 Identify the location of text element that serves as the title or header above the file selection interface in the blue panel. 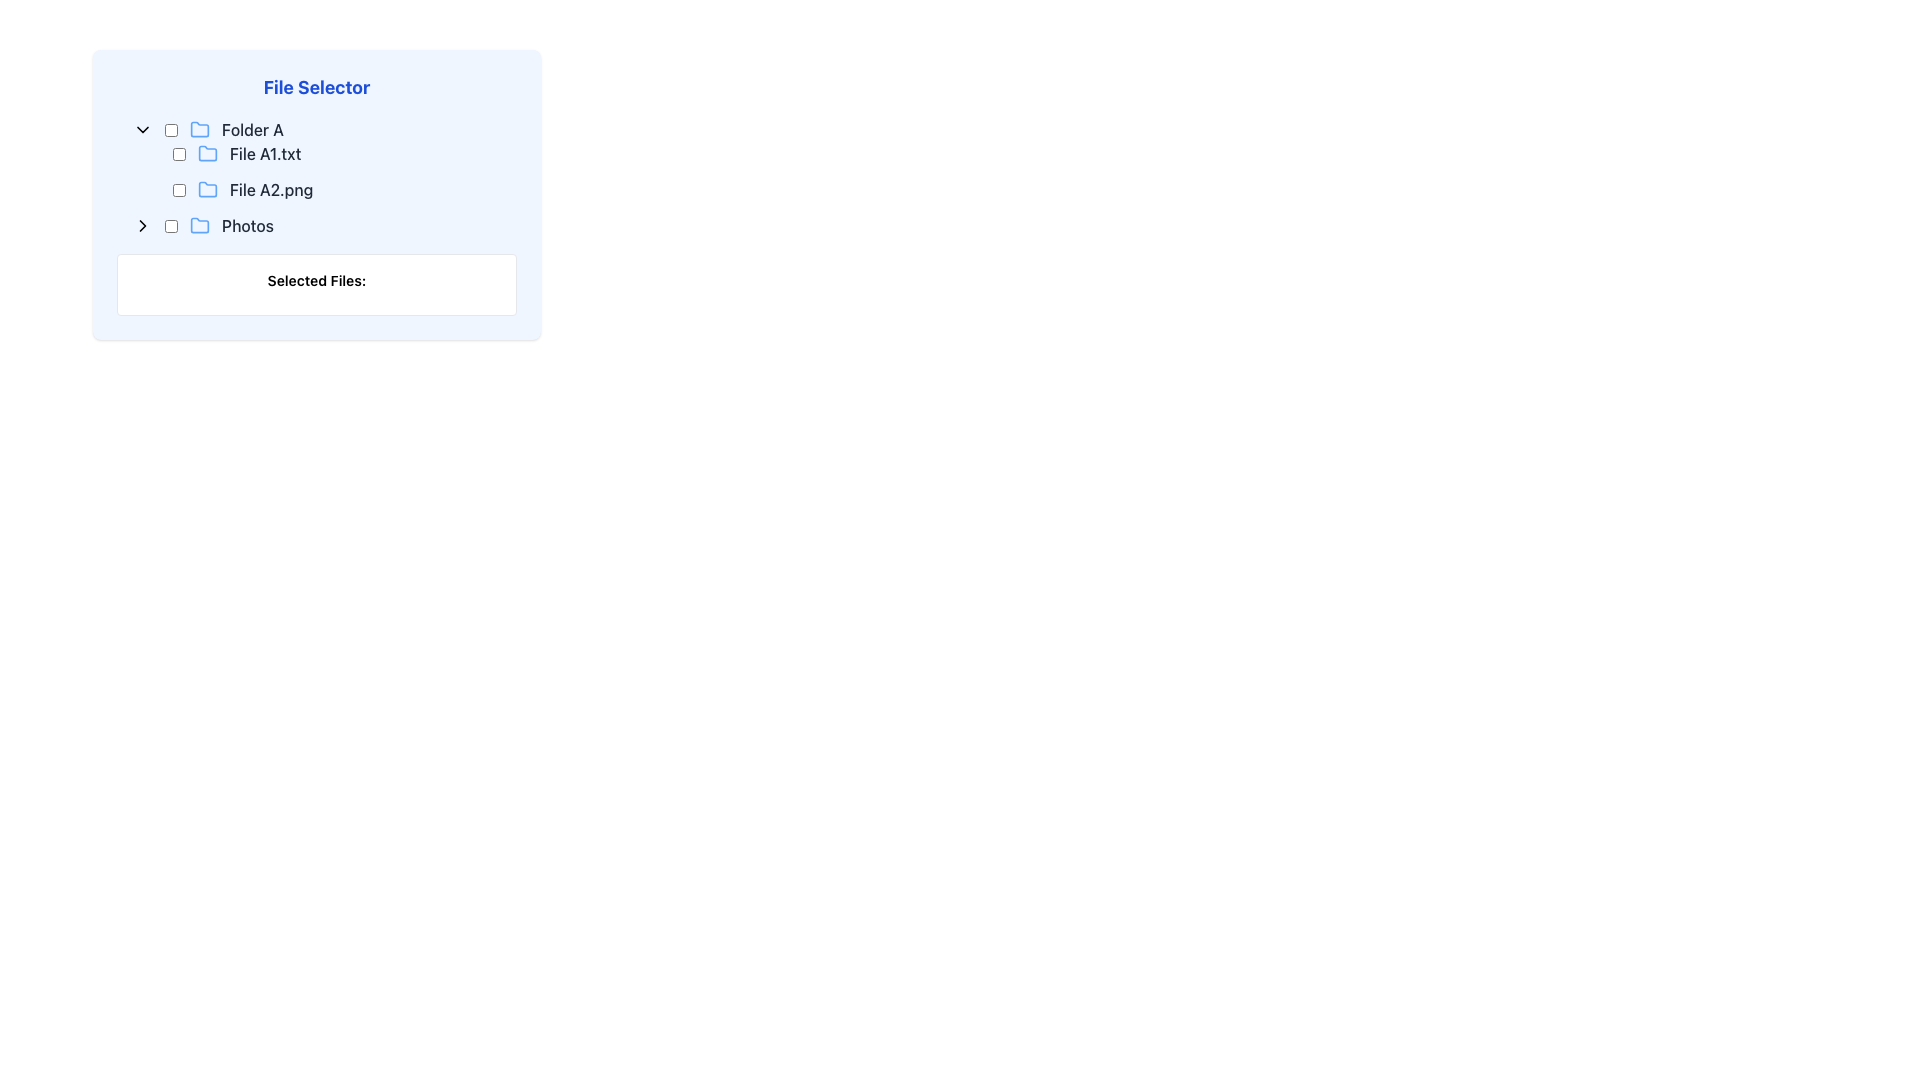
(315, 87).